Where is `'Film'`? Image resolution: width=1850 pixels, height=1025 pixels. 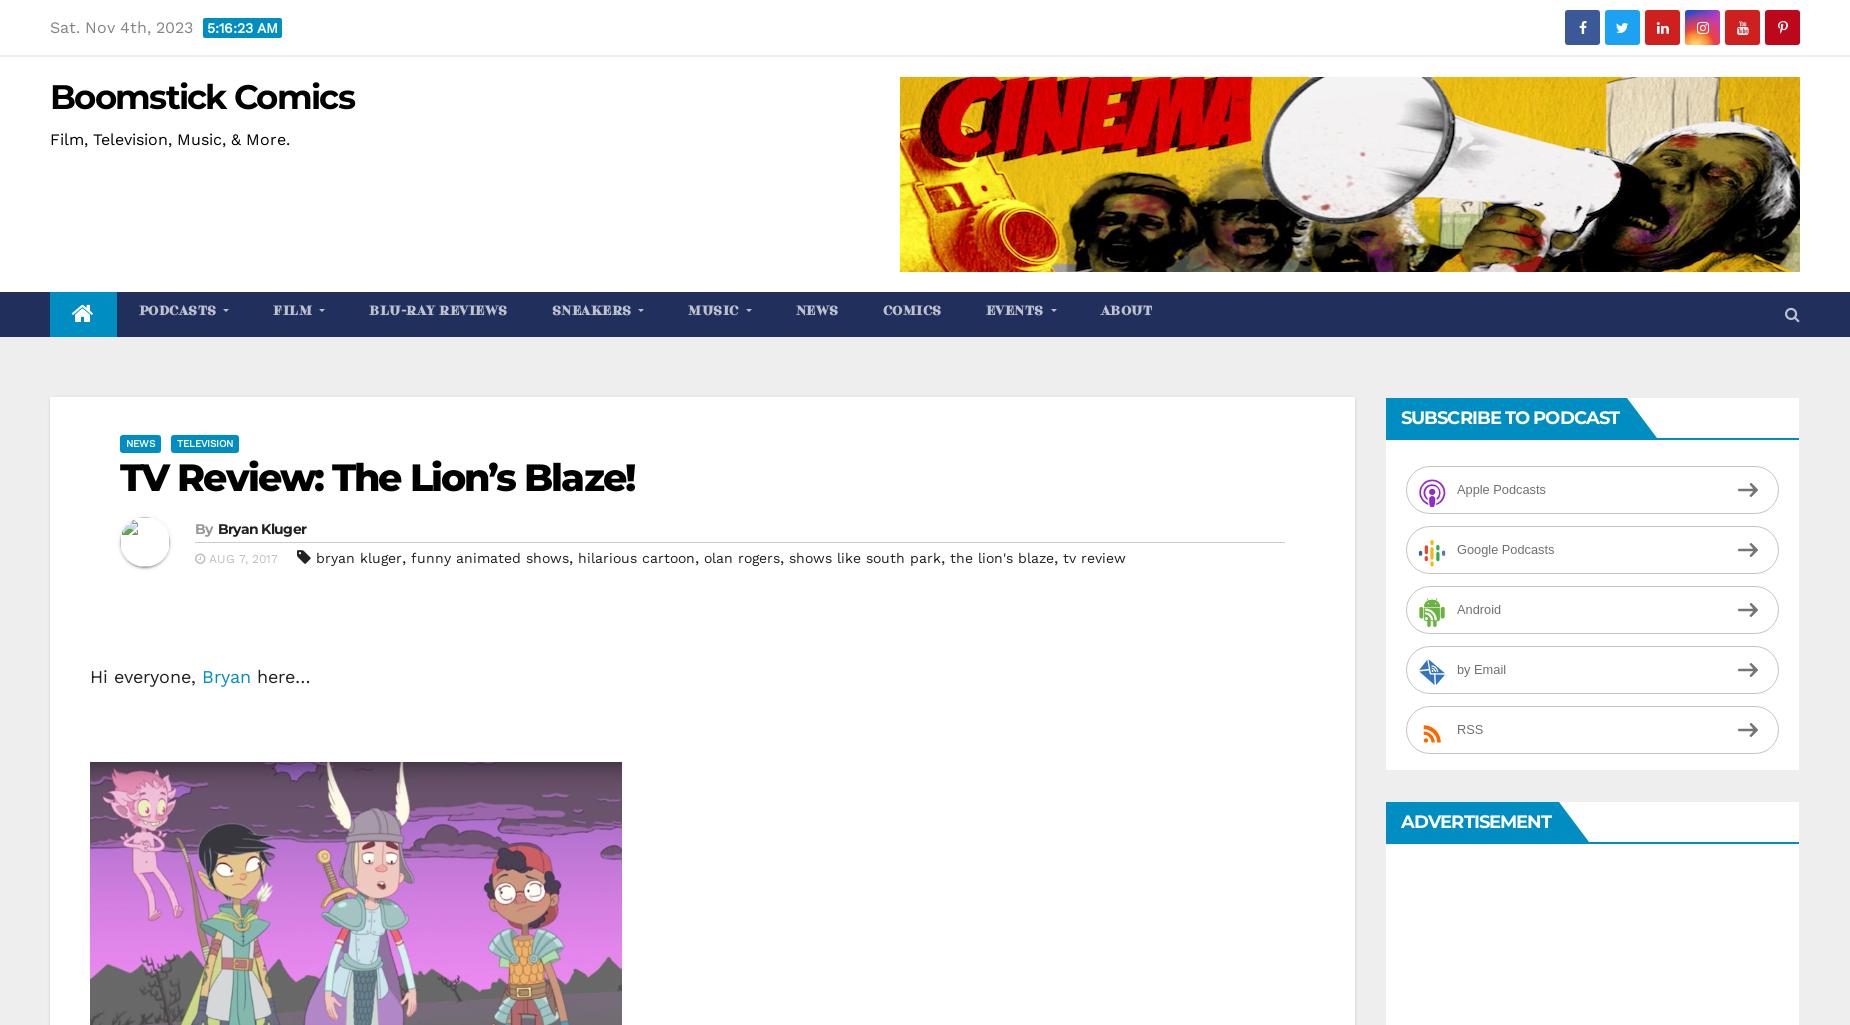 'Film' is located at coordinates (272, 310).